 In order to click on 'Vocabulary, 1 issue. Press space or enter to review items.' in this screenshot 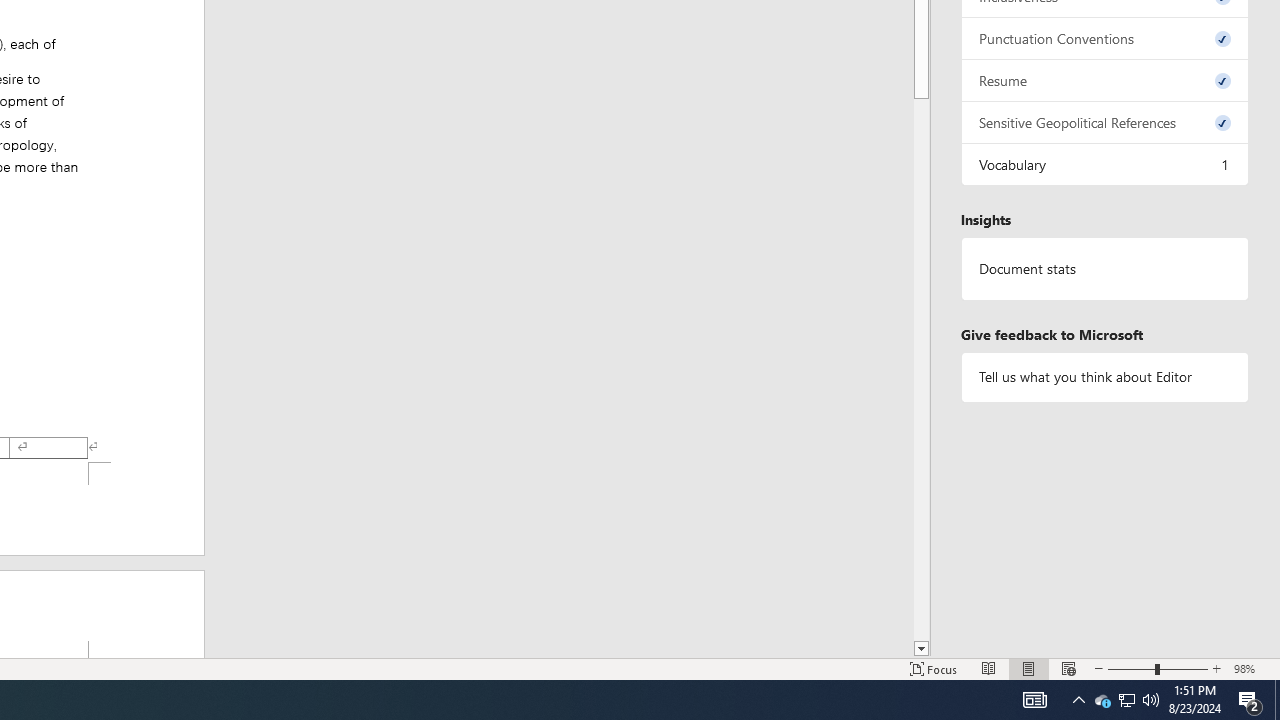, I will do `click(1104, 163)`.